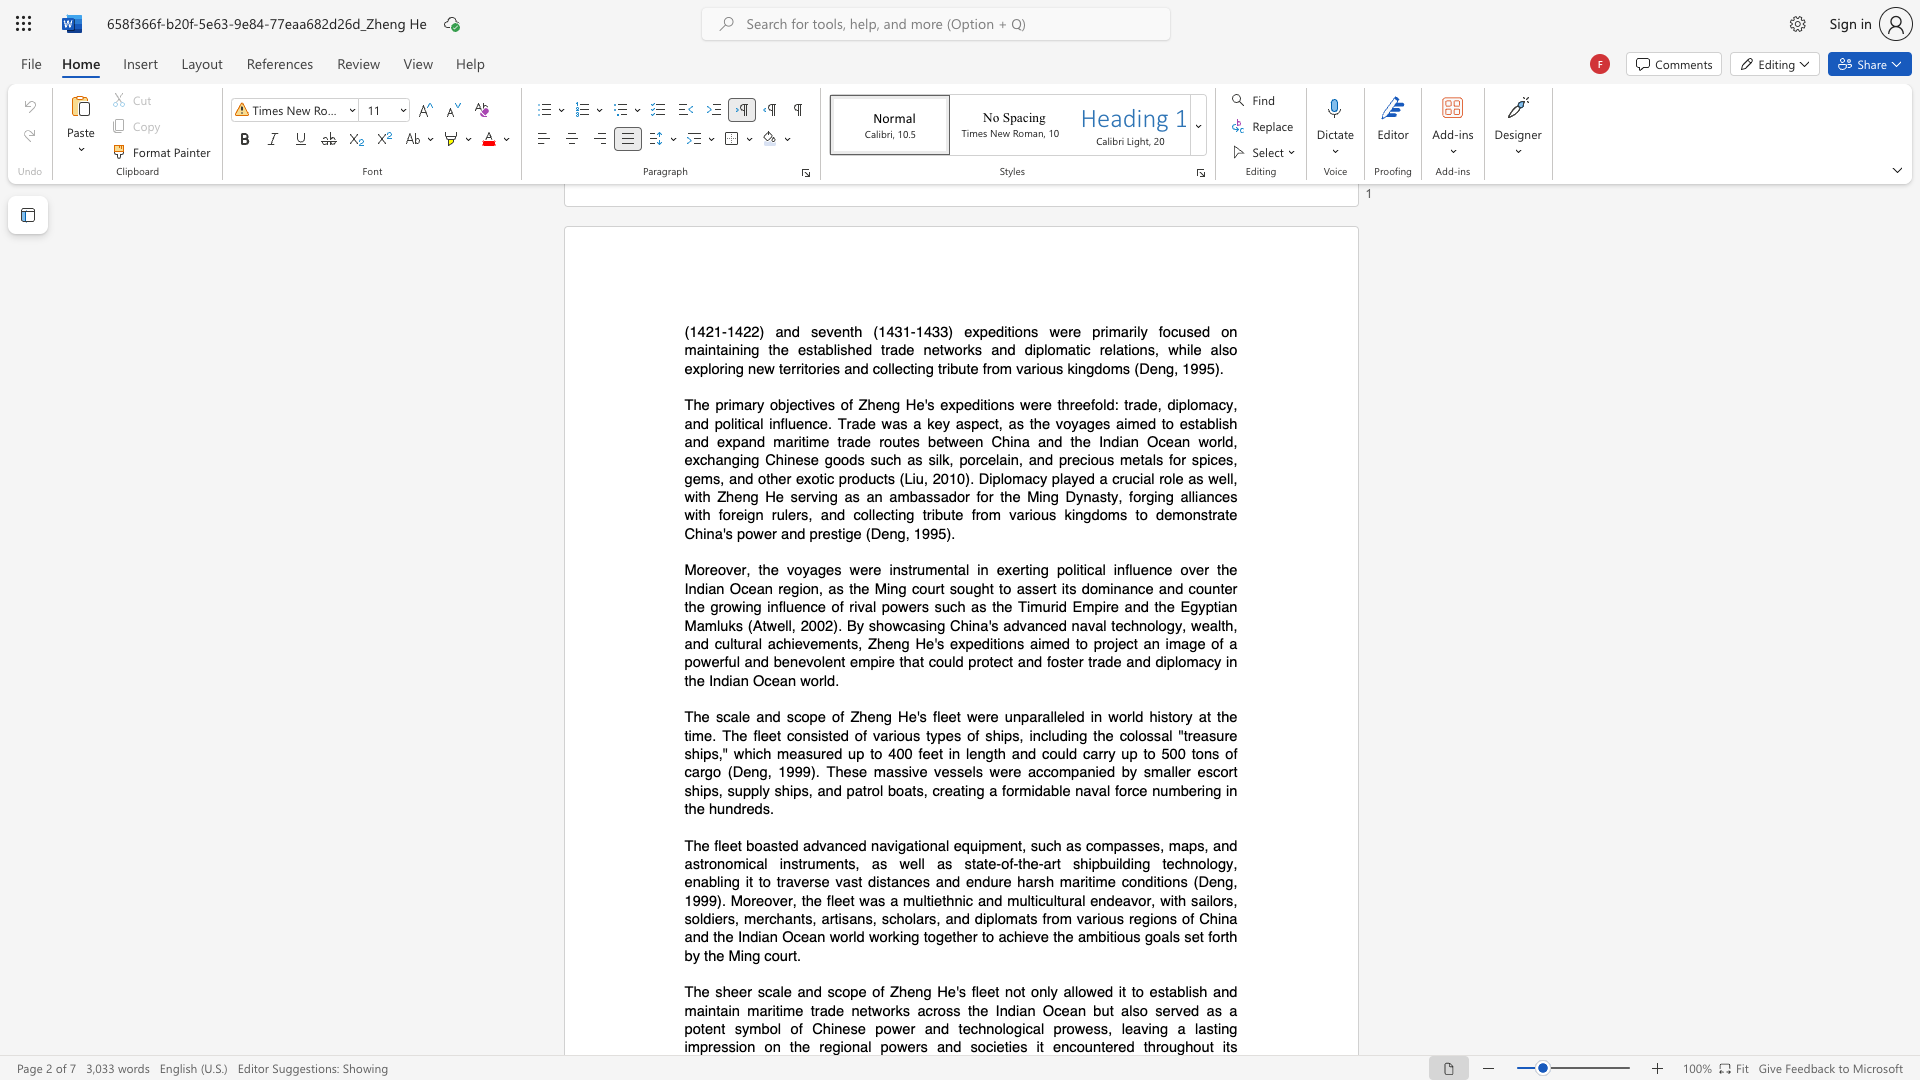 The height and width of the screenshot is (1080, 1920). What do you see at coordinates (887, 1046) in the screenshot?
I see `the space between the continuous character "p" and "o" in the text` at bounding box center [887, 1046].